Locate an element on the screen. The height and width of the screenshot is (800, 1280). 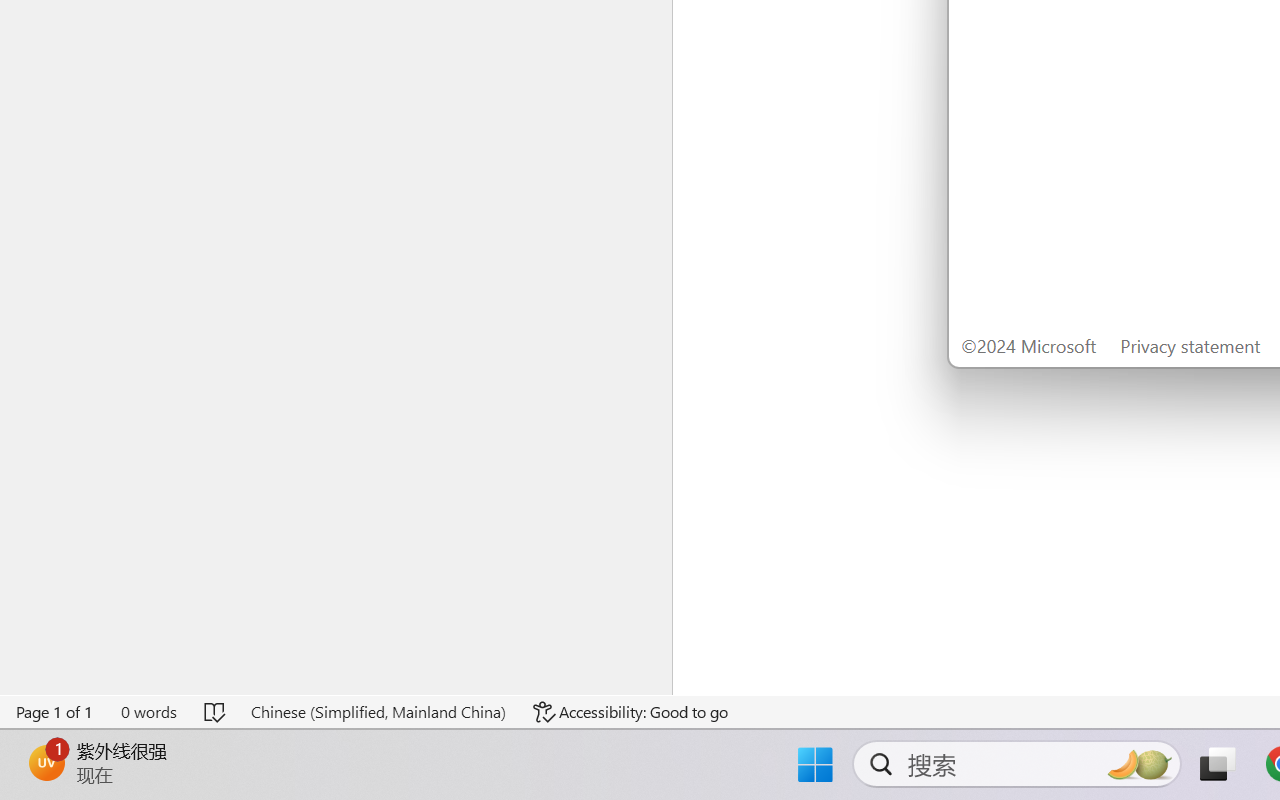
'Language Chinese (Simplified, Mainland China)' is located at coordinates (378, 711).